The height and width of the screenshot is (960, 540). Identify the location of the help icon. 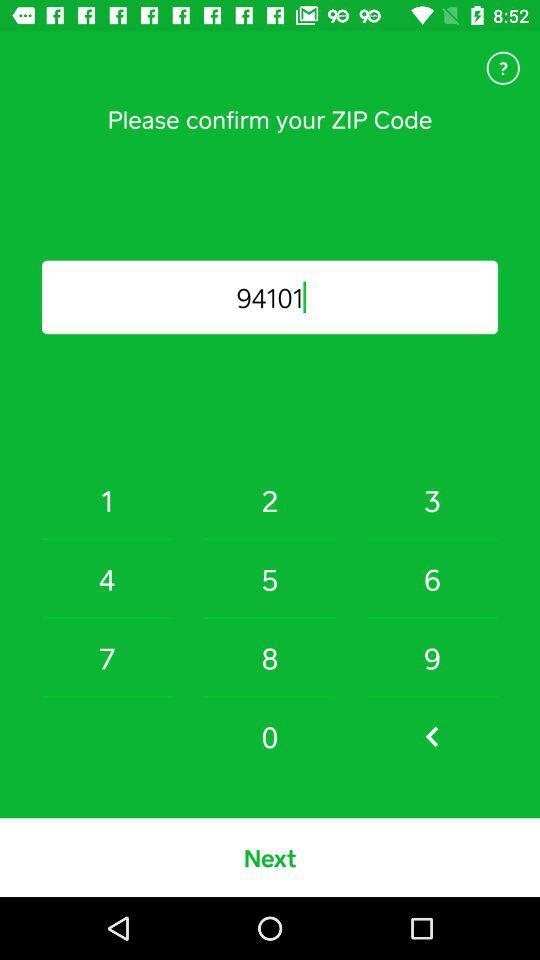
(502, 68).